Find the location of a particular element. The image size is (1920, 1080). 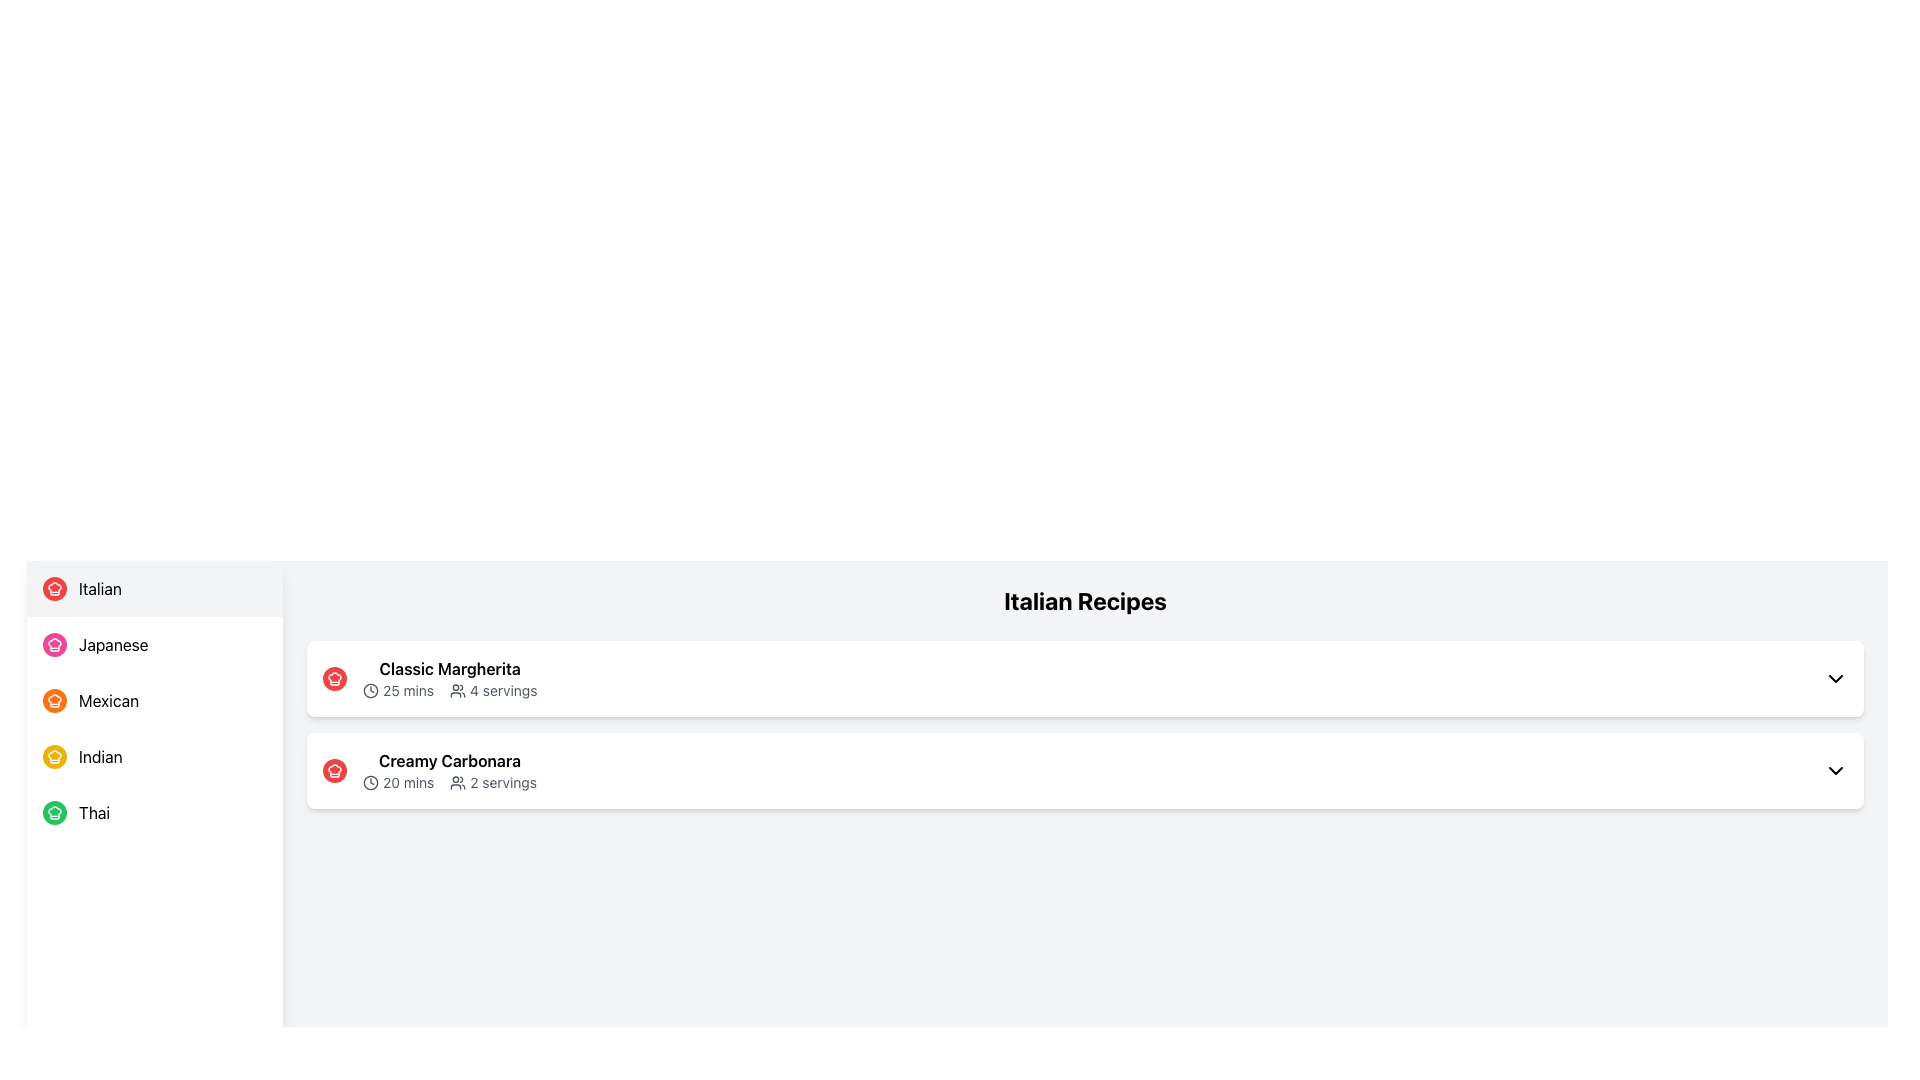

the pink circular icon with a white chef hat symbol is located at coordinates (54, 644).